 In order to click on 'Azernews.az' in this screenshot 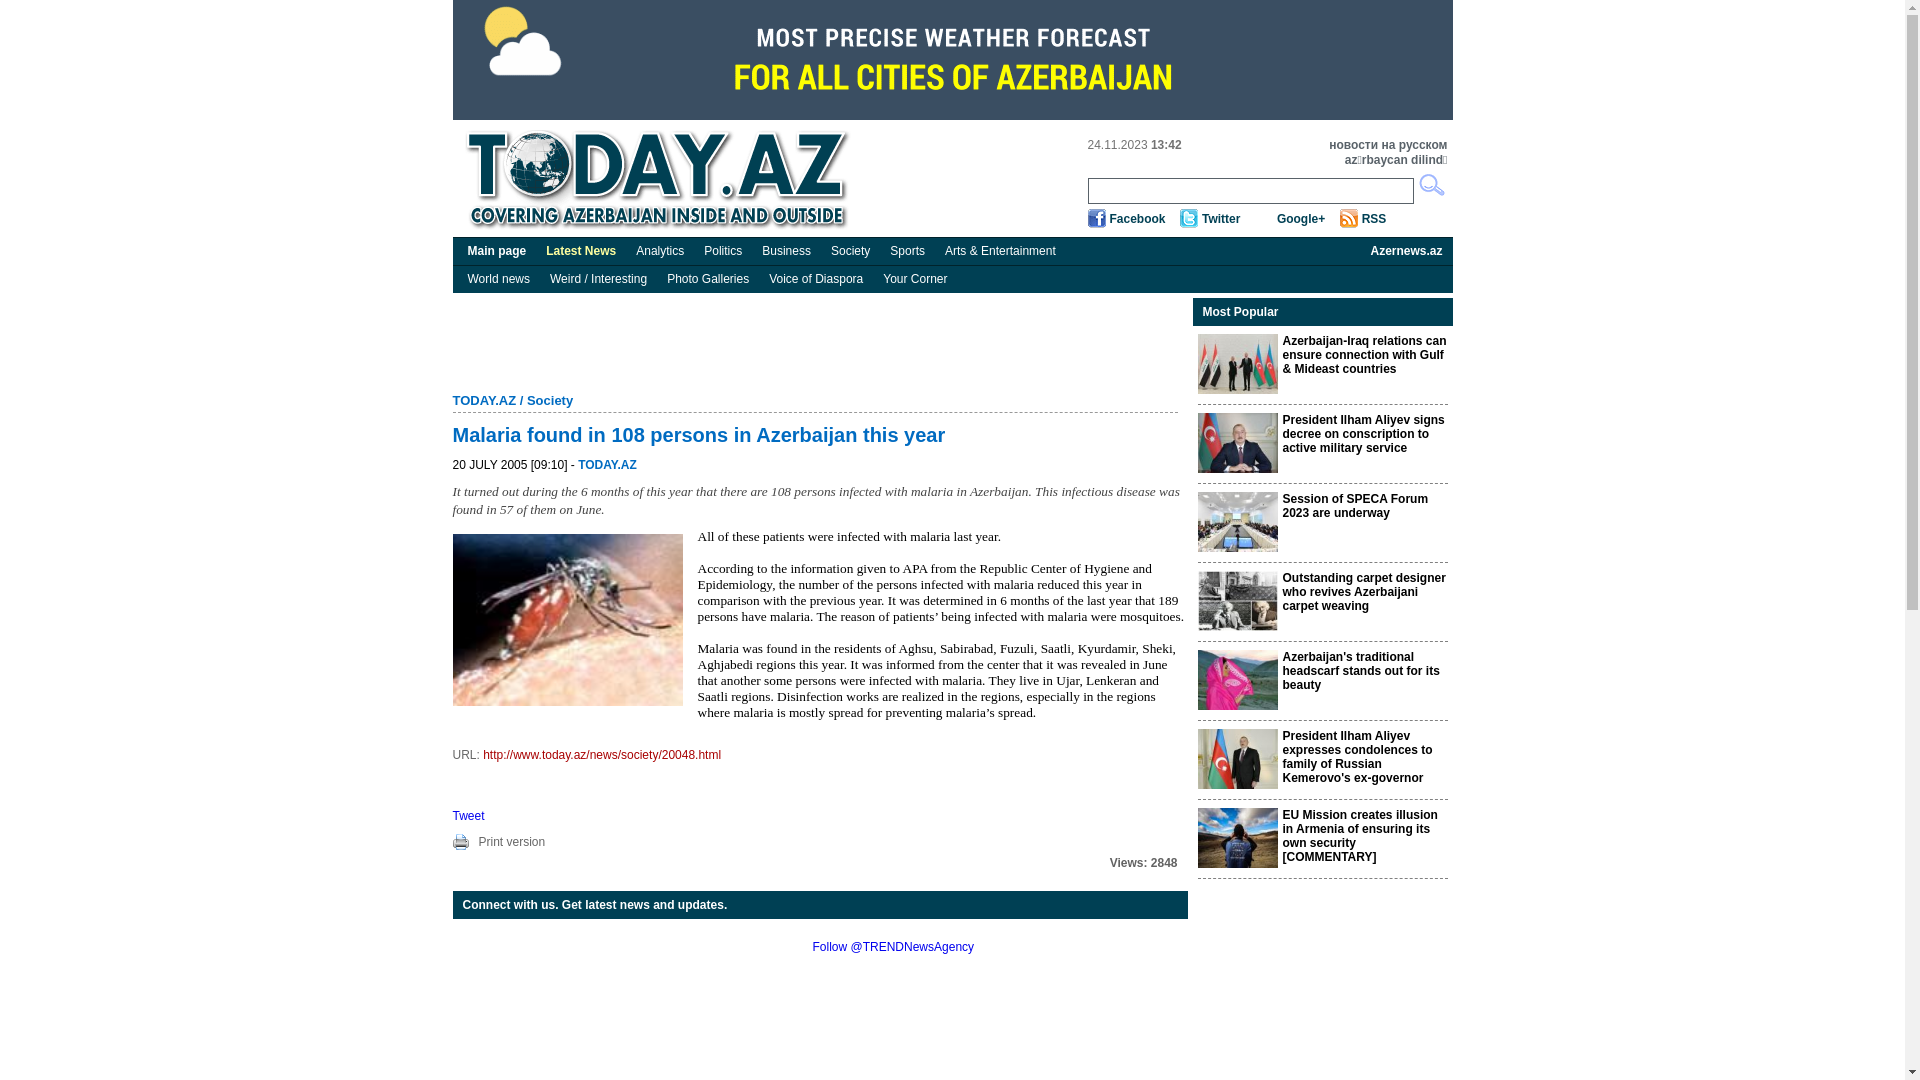, I will do `click(1405, 249)`.